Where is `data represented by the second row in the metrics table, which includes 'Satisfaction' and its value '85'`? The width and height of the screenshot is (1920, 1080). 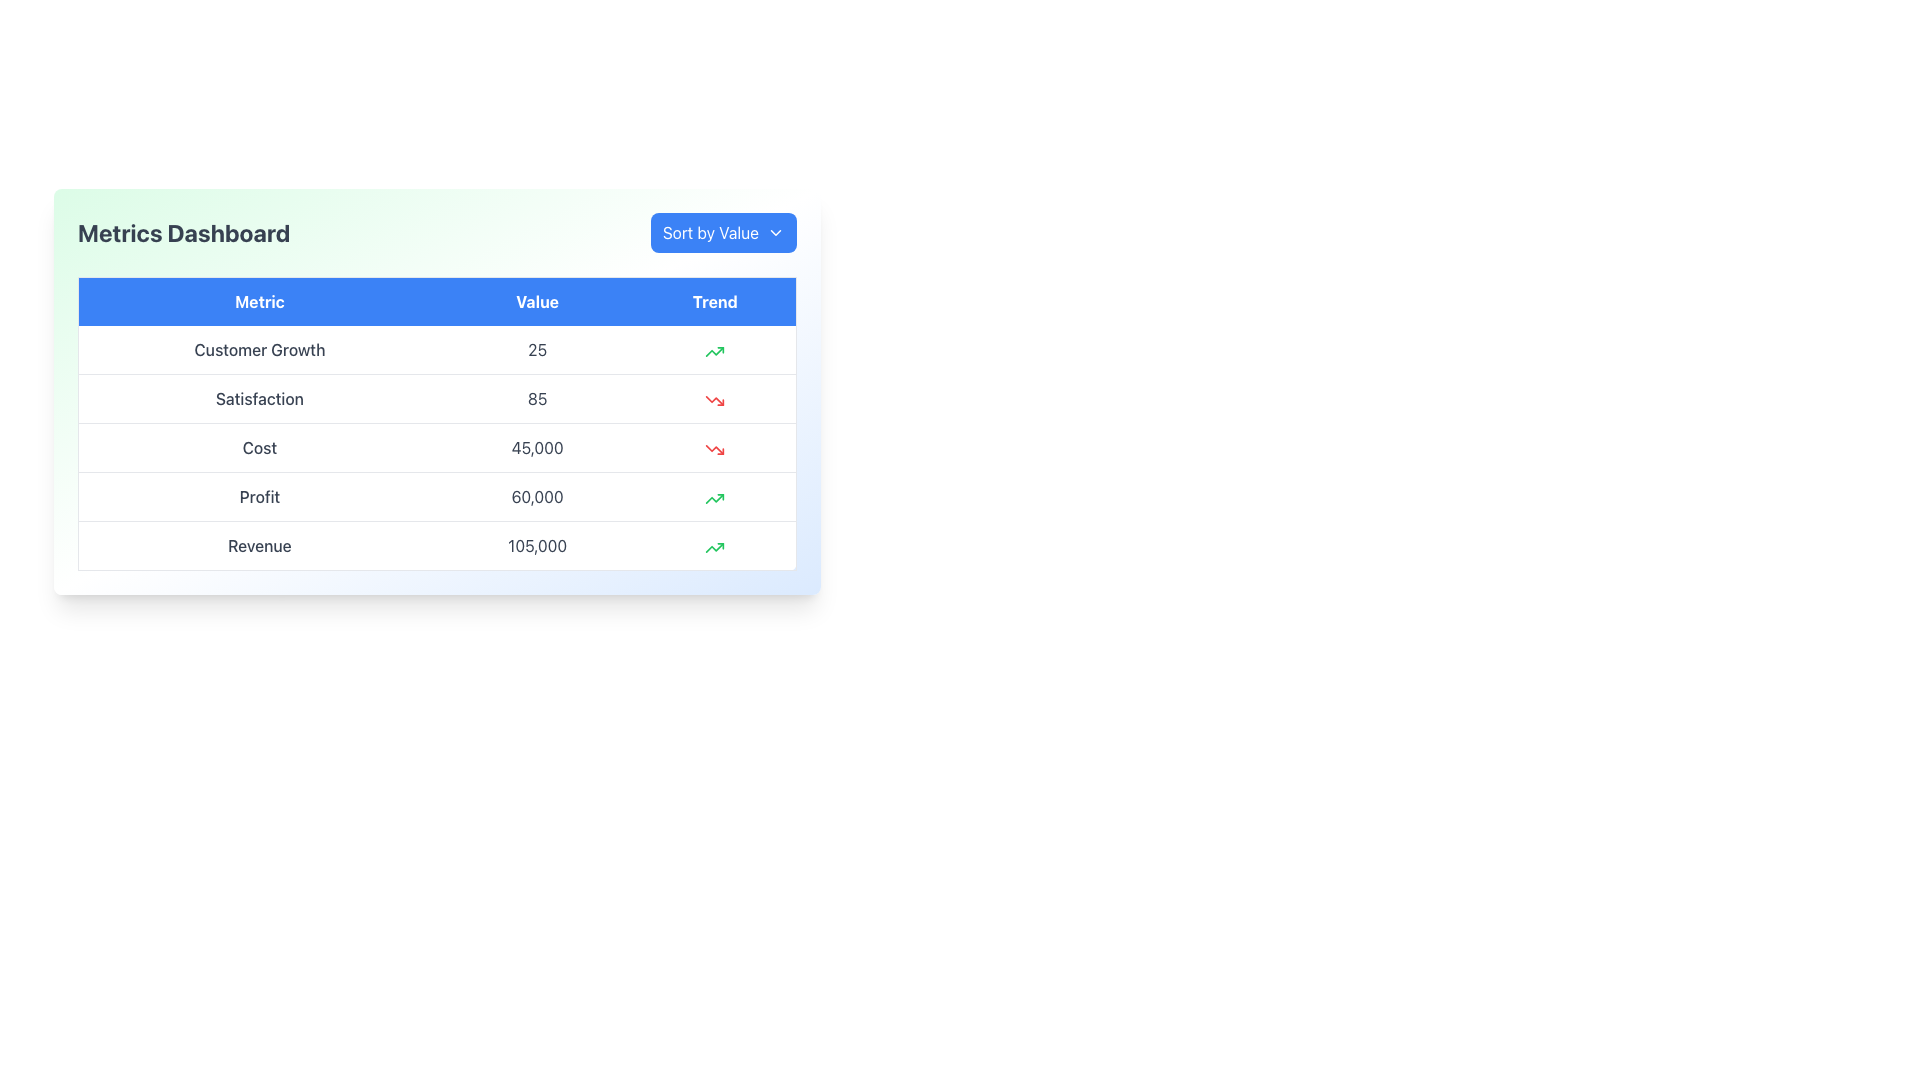 data represented by the second row in the metrics table, which includes 'Satisfaction' and its value '85' is located at coordinates (436, 398).